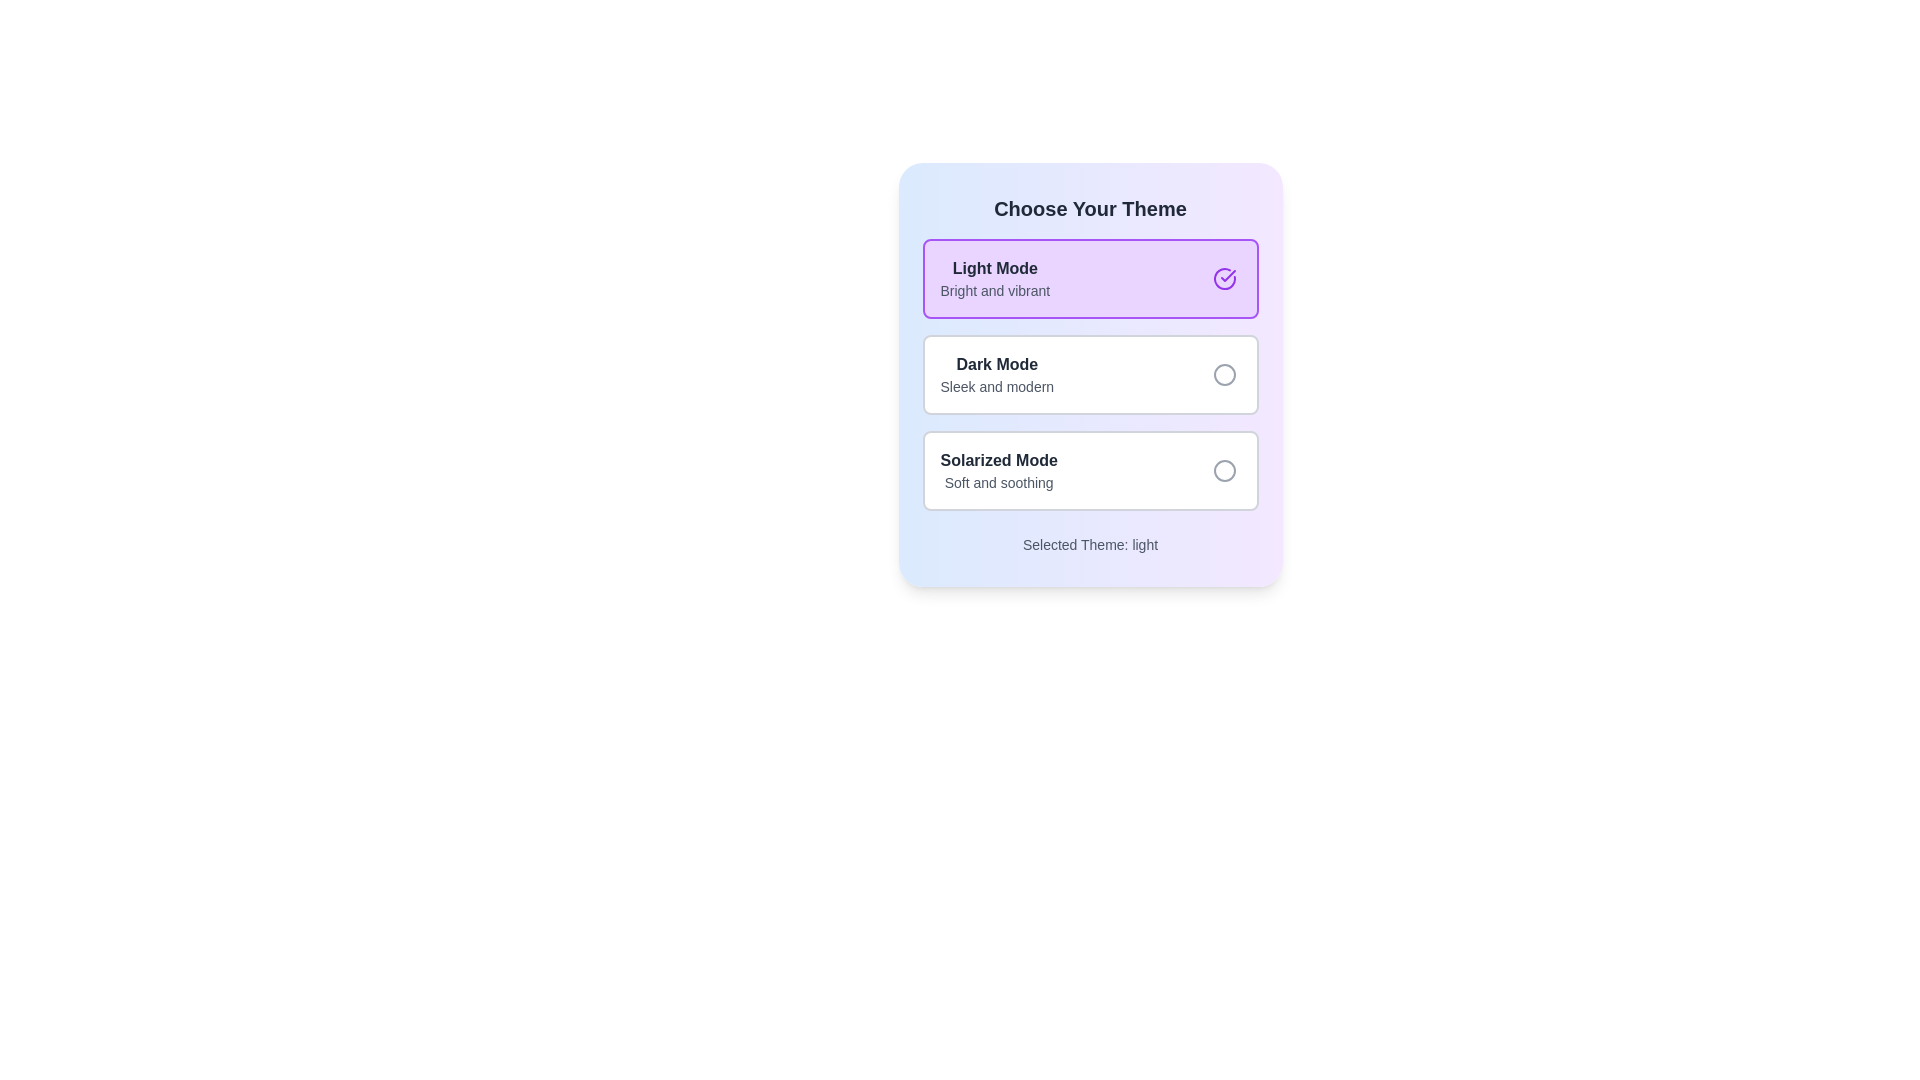 This screenshot has width=1920, height=1080. Describe the element at coordinates (1007, 470) in the screenshot. I see `the text label for the third selectable theme option 'Solarized Mode' which describes it as 'Soft and soothing'` at that location.